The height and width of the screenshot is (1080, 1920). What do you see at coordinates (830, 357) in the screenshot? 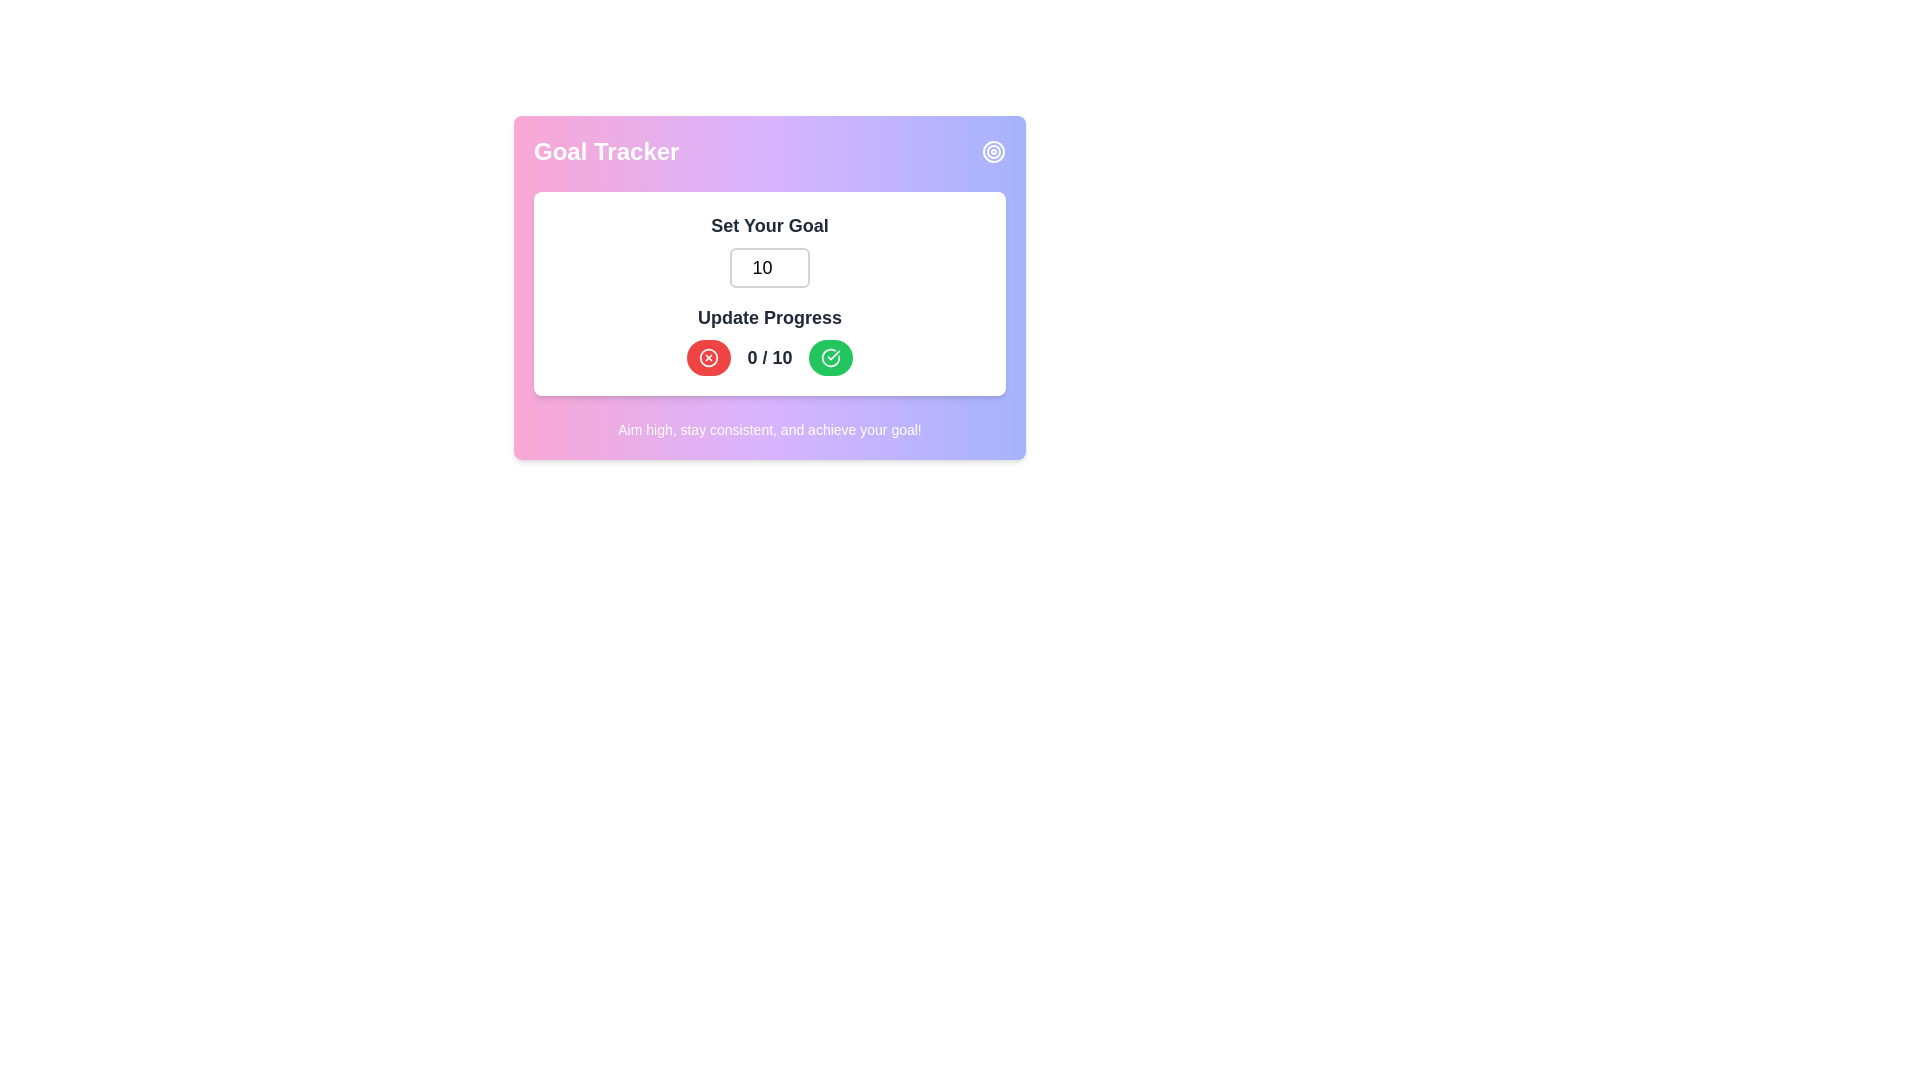
I see `the circular green button with a white checkmark icon to confirm the progress update located under the 'Update Progress' label` at bounding box center [830, 357].